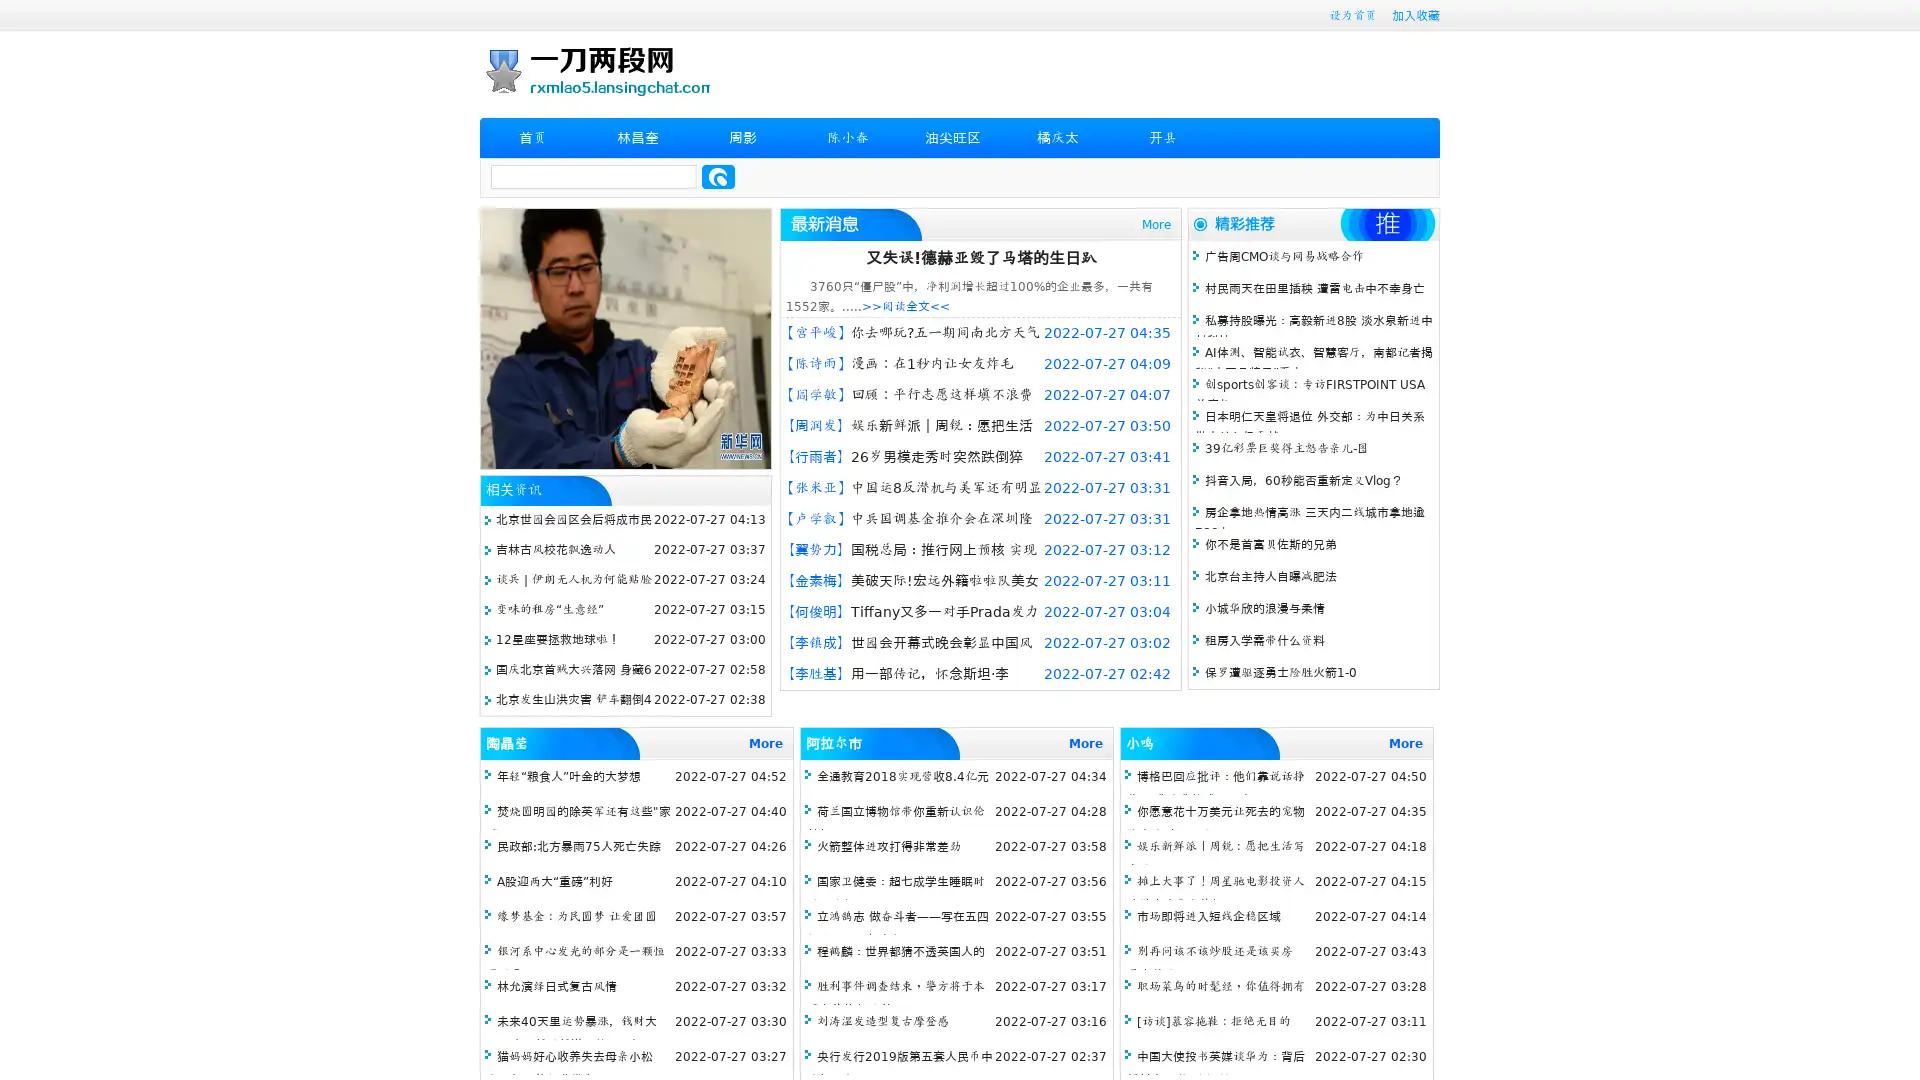 Image resolution: width=1920 pixels, height=1080 pixels. Describe the element at coordinates (718, 176) in the screenshot. I see `Search` at that location.